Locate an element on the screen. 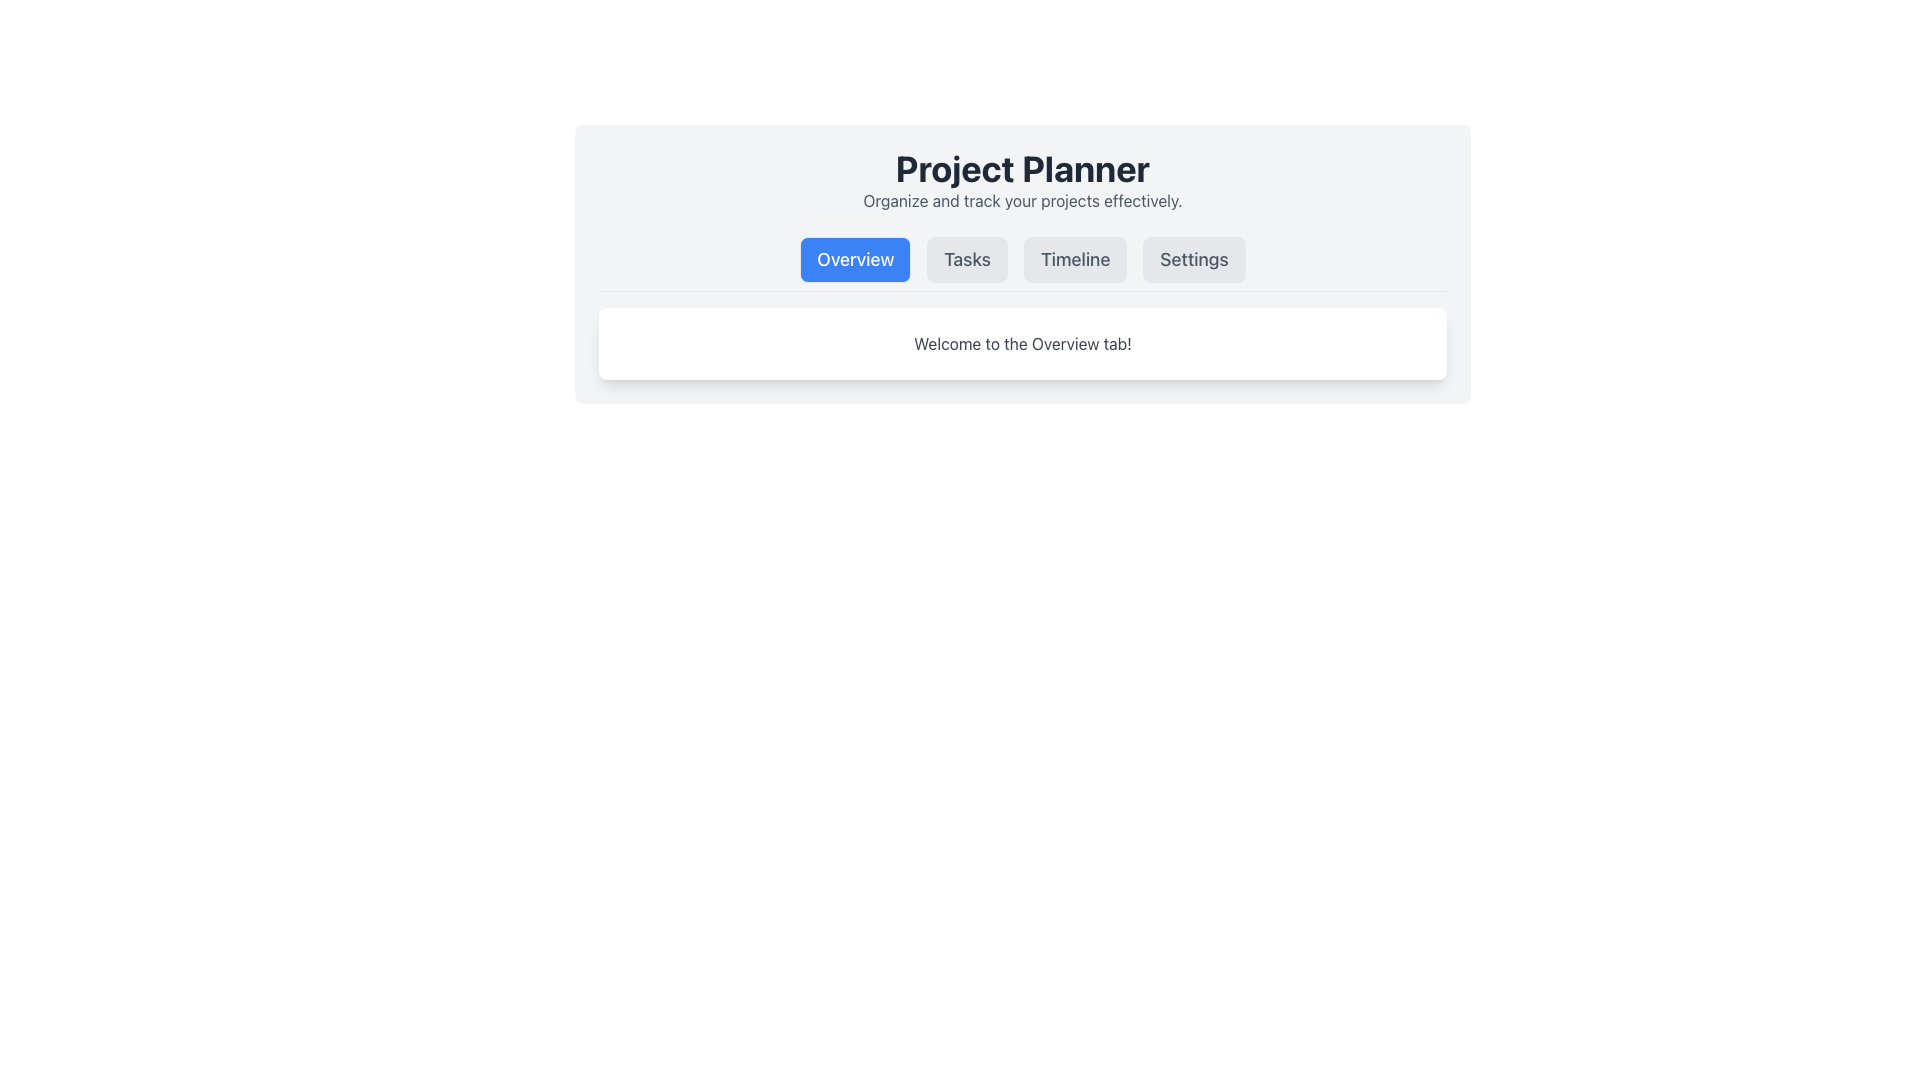 This screenshot has height=1080, width=1920. the text element that says 'Organize and track your projects effectively.' located directly below 'Project Planner' in the heading section is located at coordinates (1022, 200).